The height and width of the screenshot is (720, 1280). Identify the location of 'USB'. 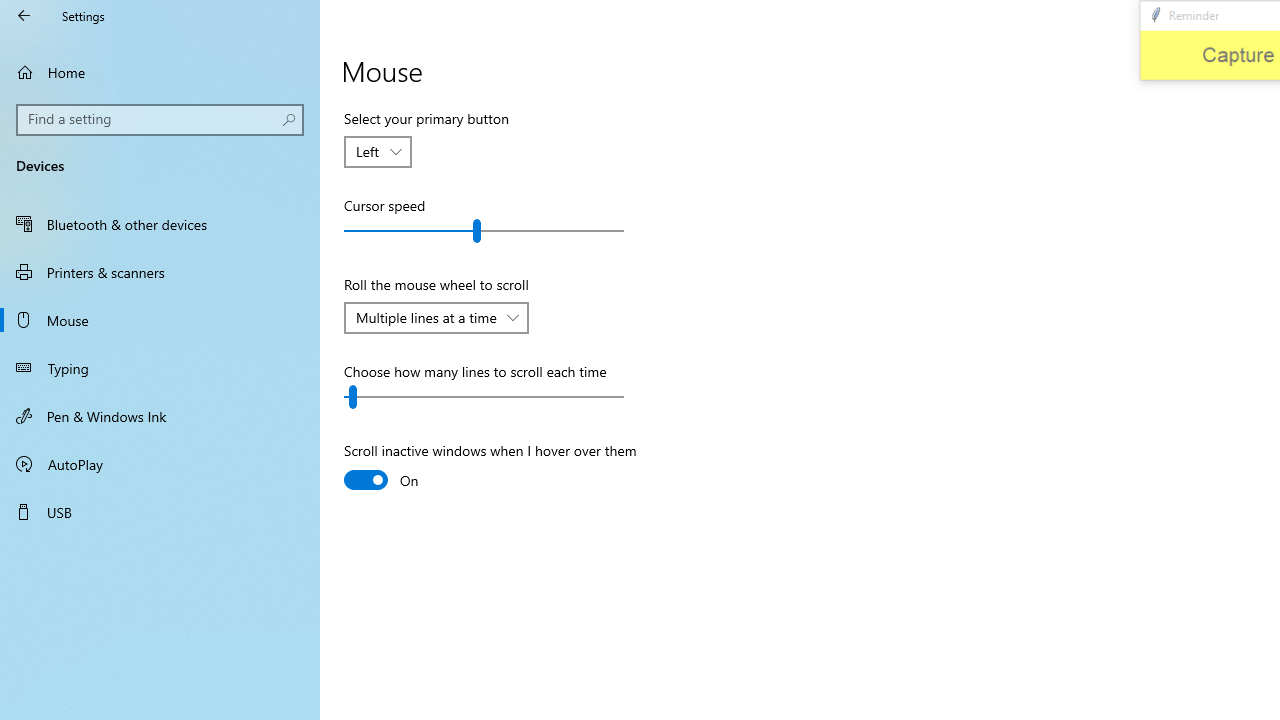
(160, 510).